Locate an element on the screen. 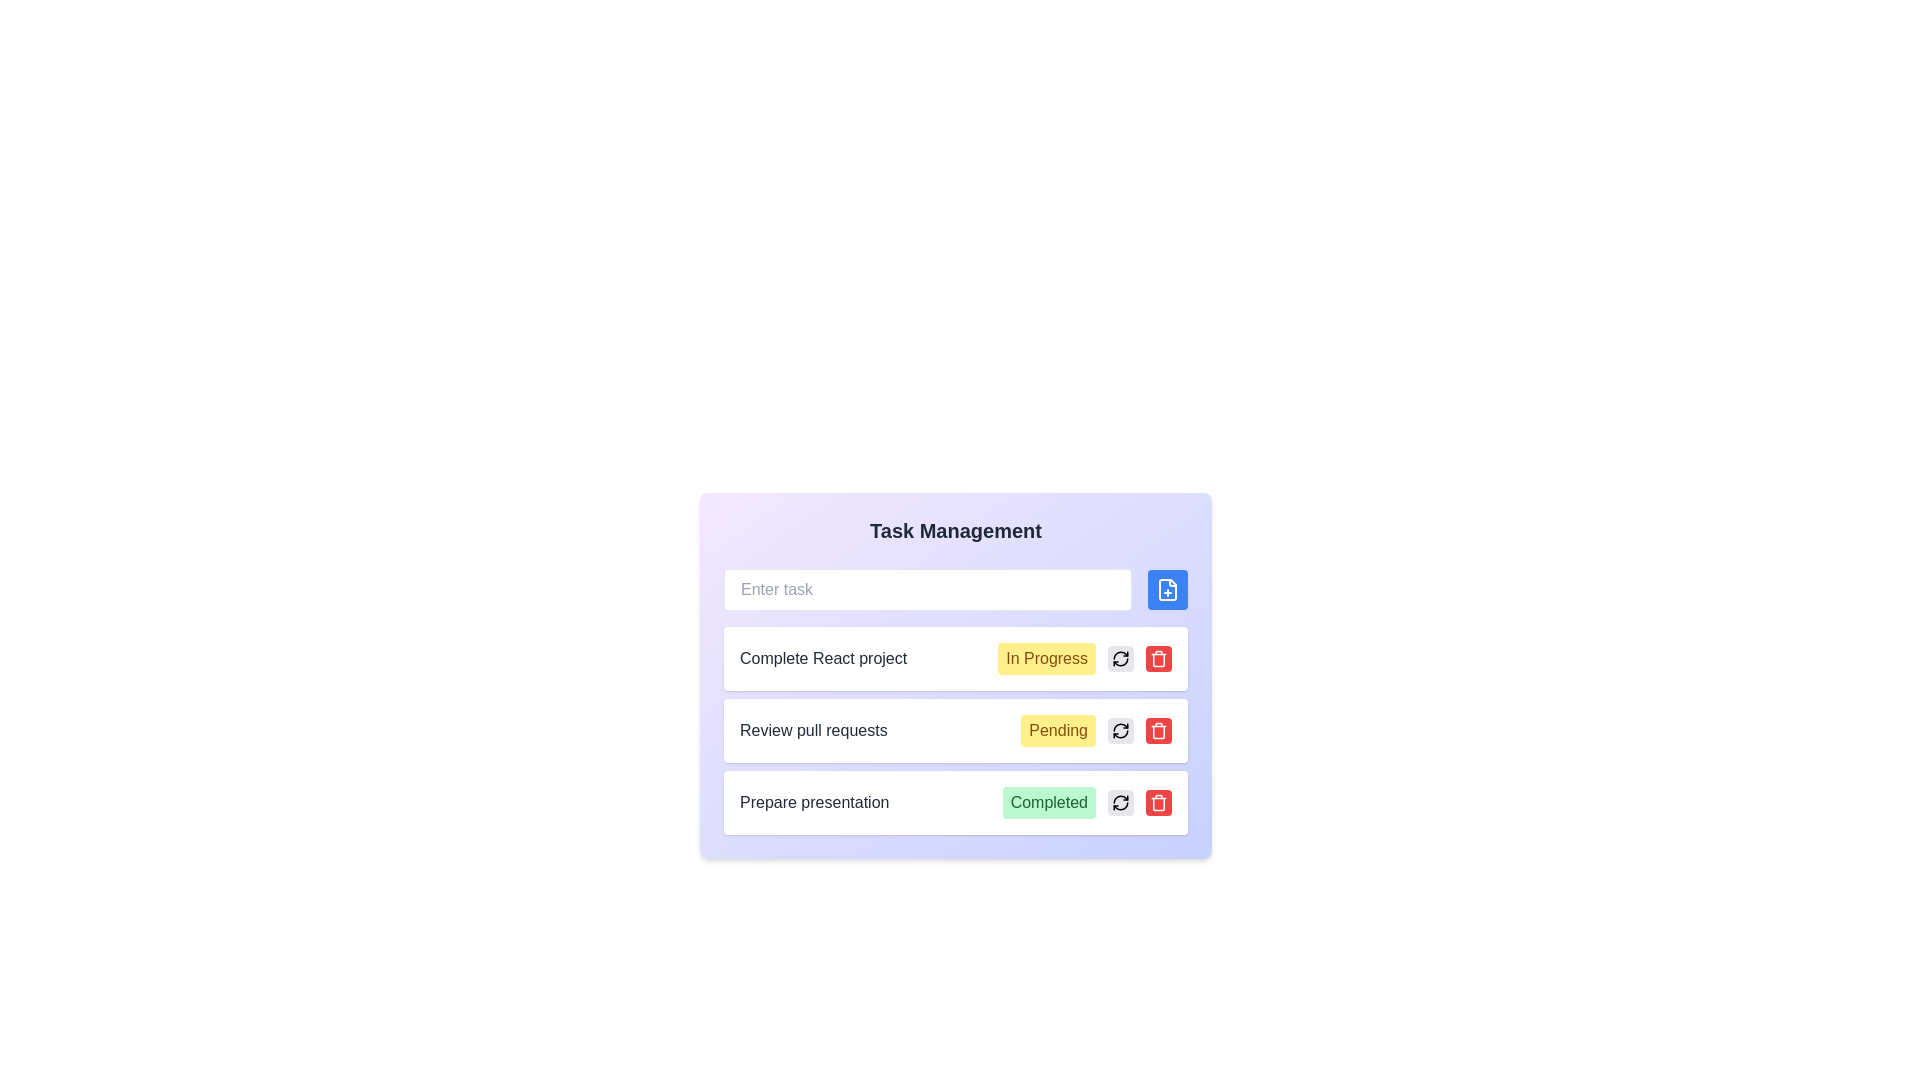 The image size is (1920, 1080). the interactive icons for actions like editing or deleting the task in the Task entry row labeled 'Review pull requests' with a status indicator 'Pending' is located at coordinates (954, 731).